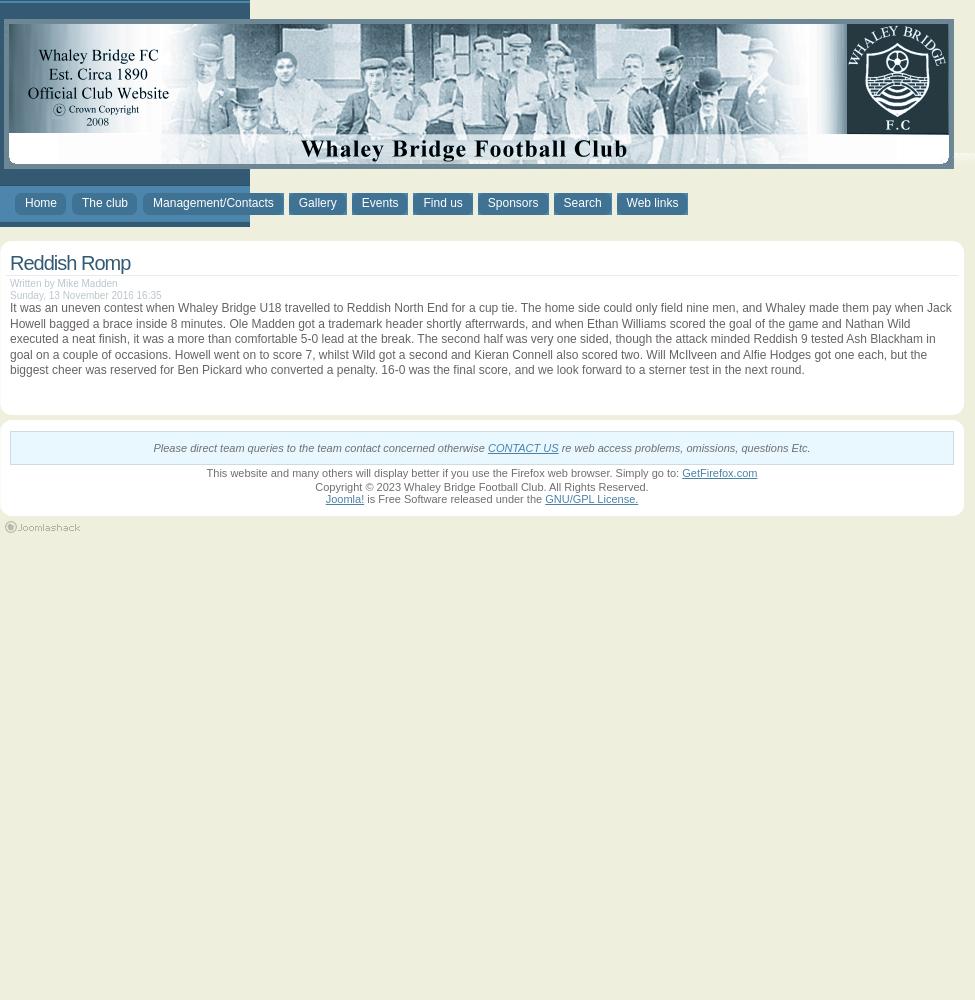 This screenshot has height=1000, width=975. Describe the element at coordinates (318, 447) in the screenshot. I see `'Please direct team queries to the team contact concerned otherwise'` at that location.